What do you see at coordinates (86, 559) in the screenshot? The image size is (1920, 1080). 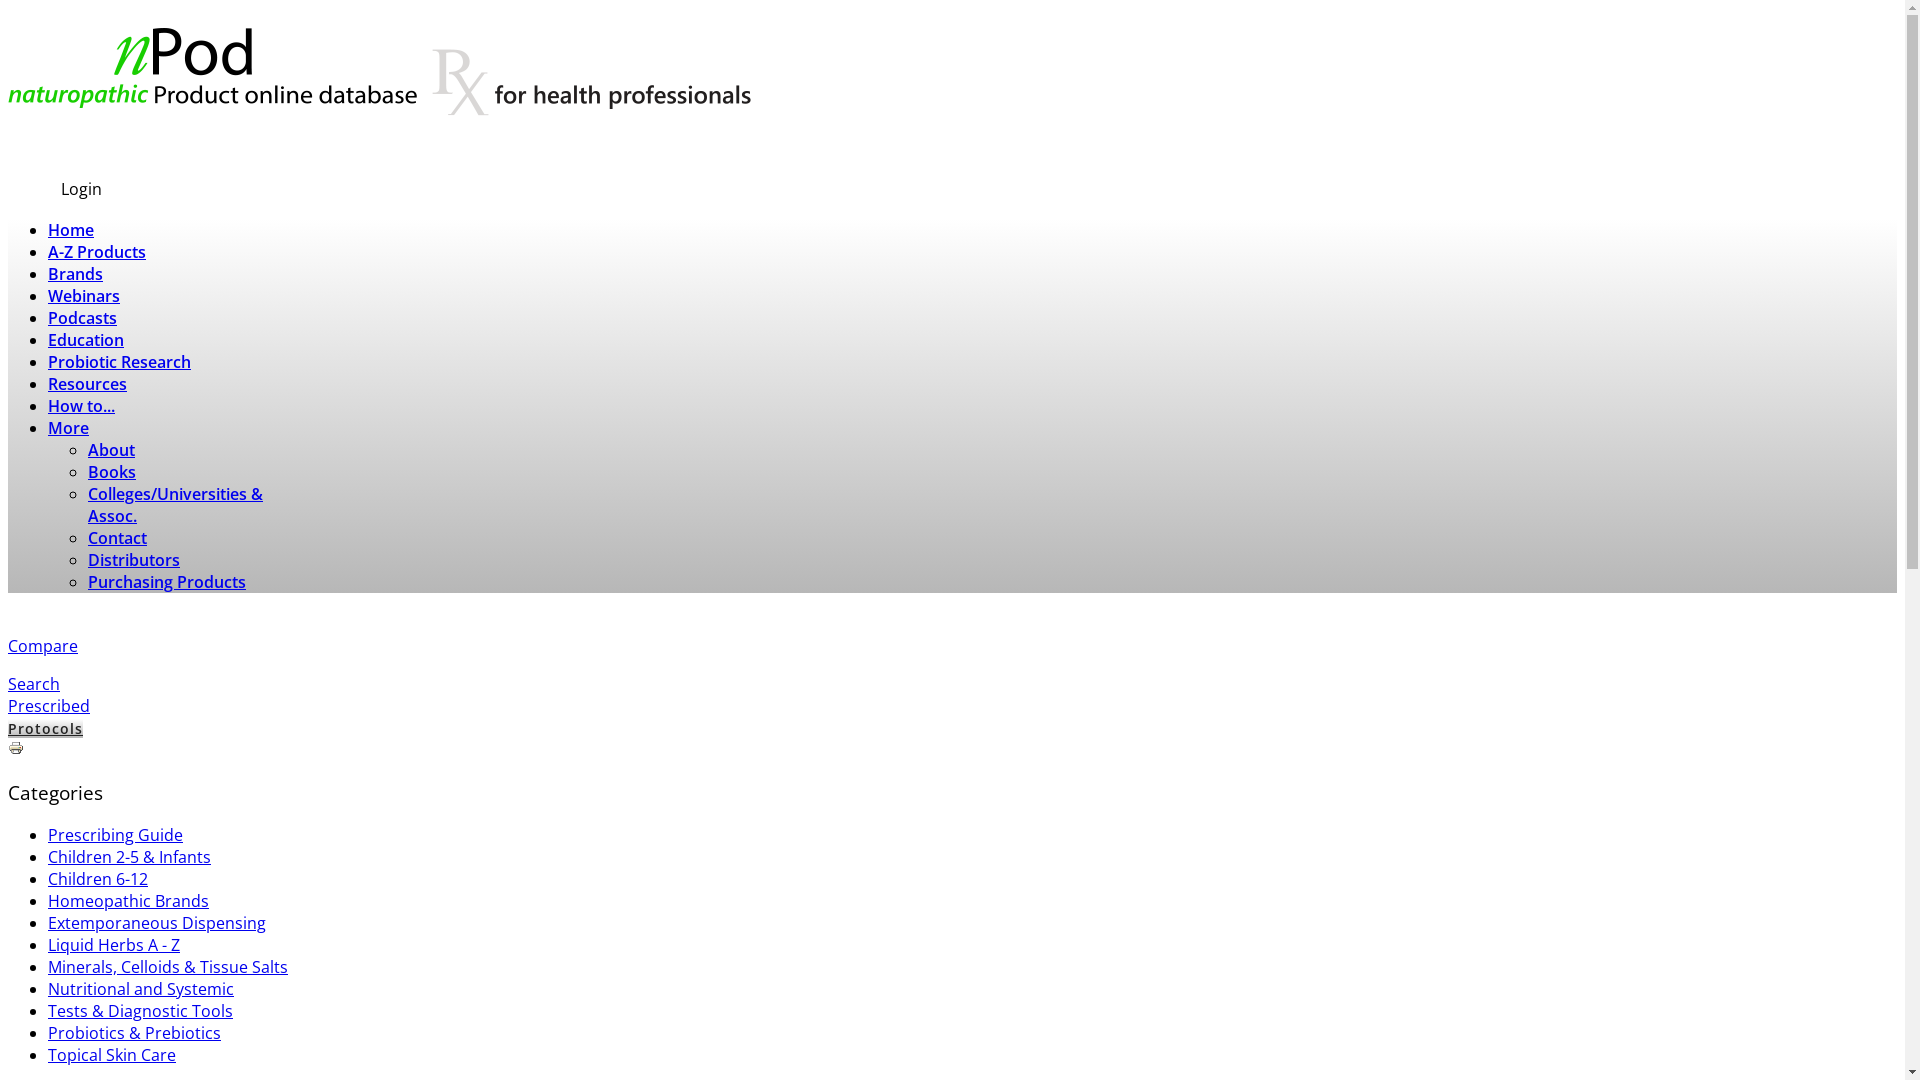 I see `'Distributors'` at bounding box center [86, 559].